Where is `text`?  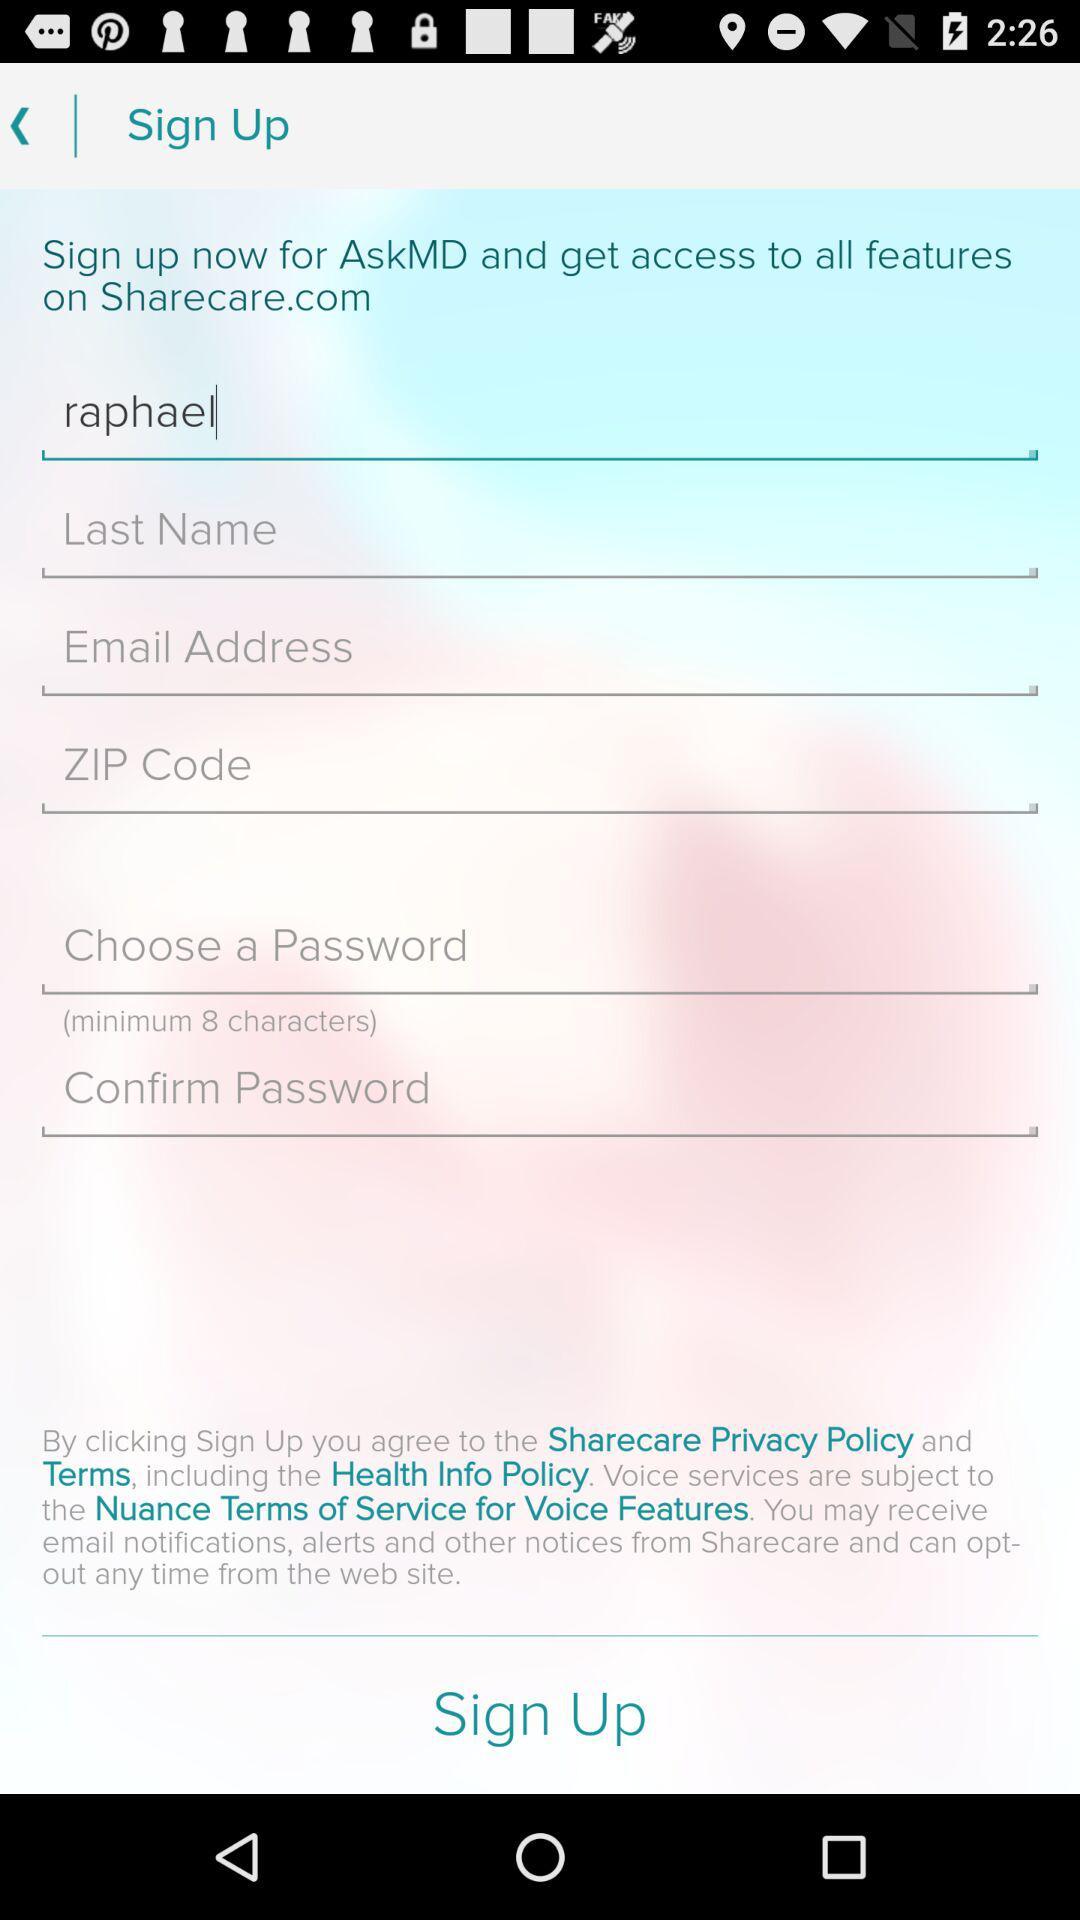
text is located at coordinates (540, 764).